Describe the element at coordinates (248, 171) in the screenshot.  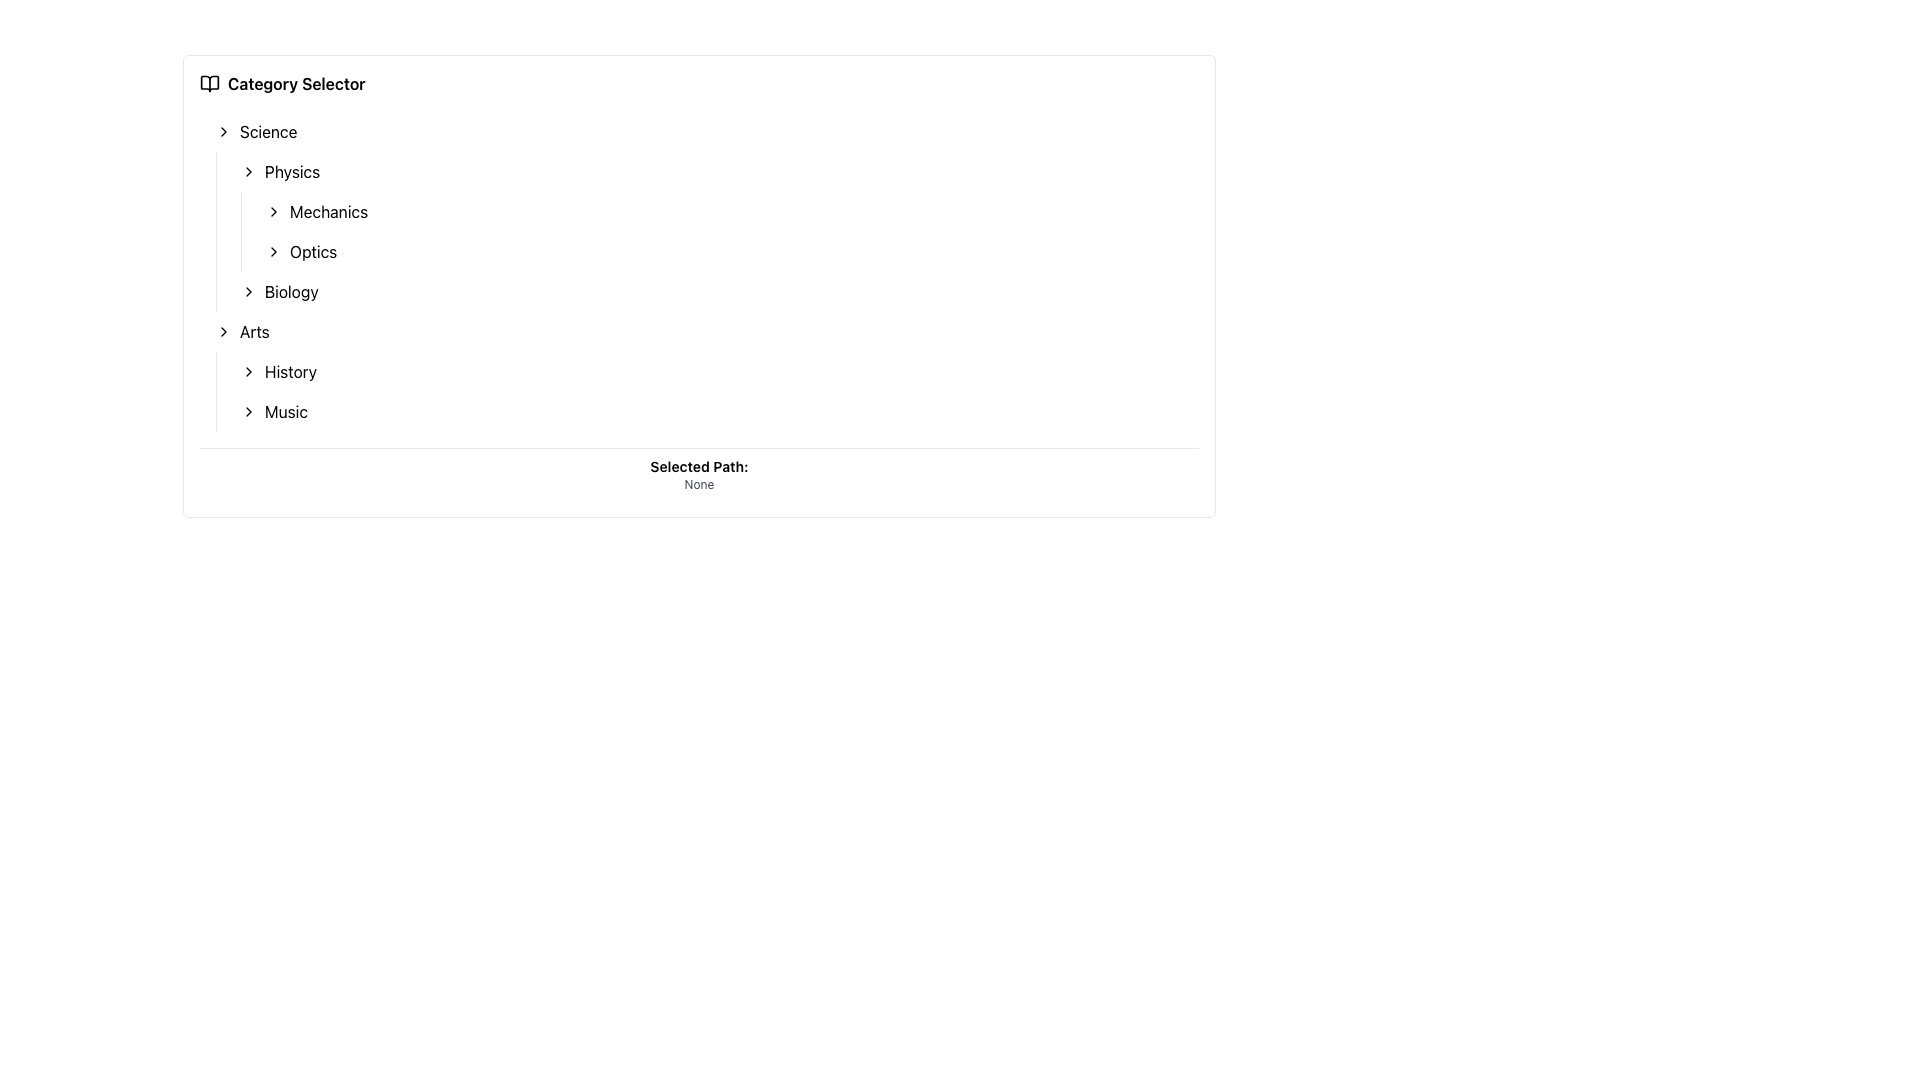
I see `the button` at that location.